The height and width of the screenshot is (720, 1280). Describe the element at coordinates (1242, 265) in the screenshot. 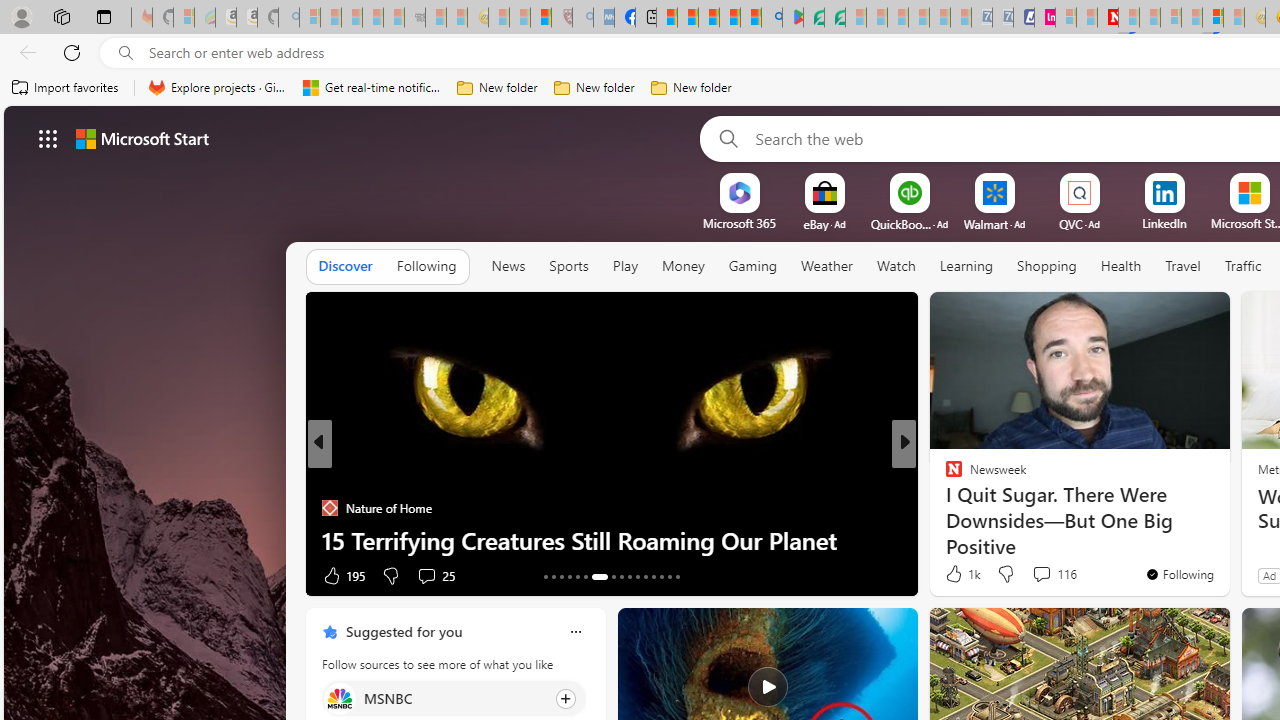

I see `'Traffic'` at that location.